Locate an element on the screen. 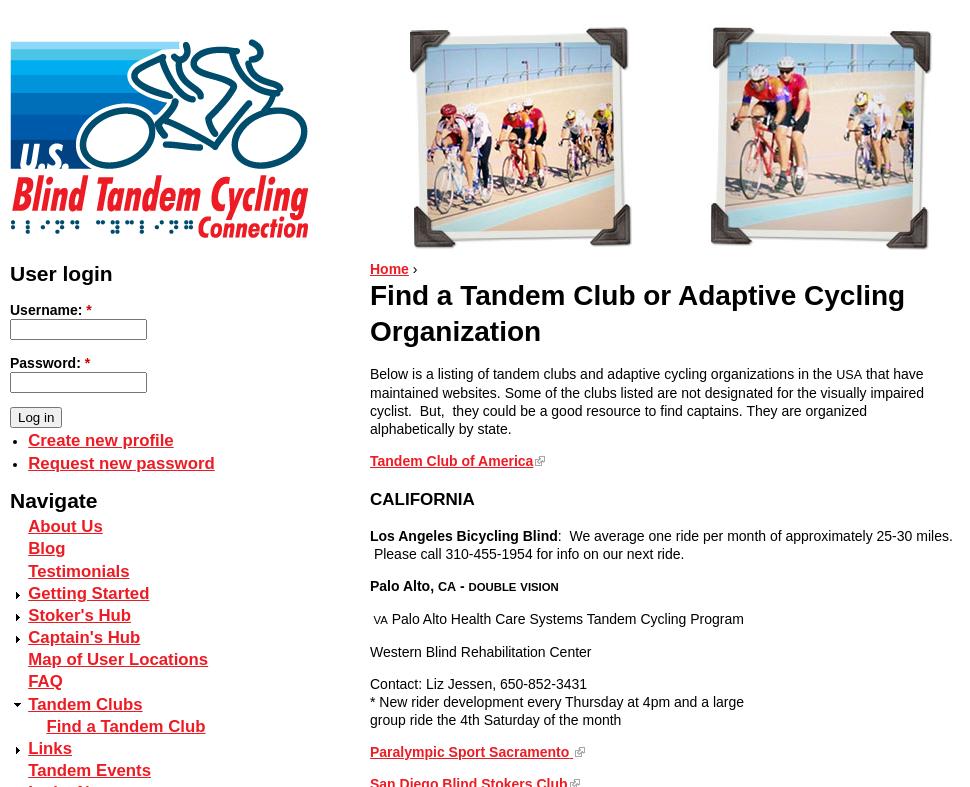 This screenshot has width=970, height=787. 'VISION' is located at coordinates (538, 586).